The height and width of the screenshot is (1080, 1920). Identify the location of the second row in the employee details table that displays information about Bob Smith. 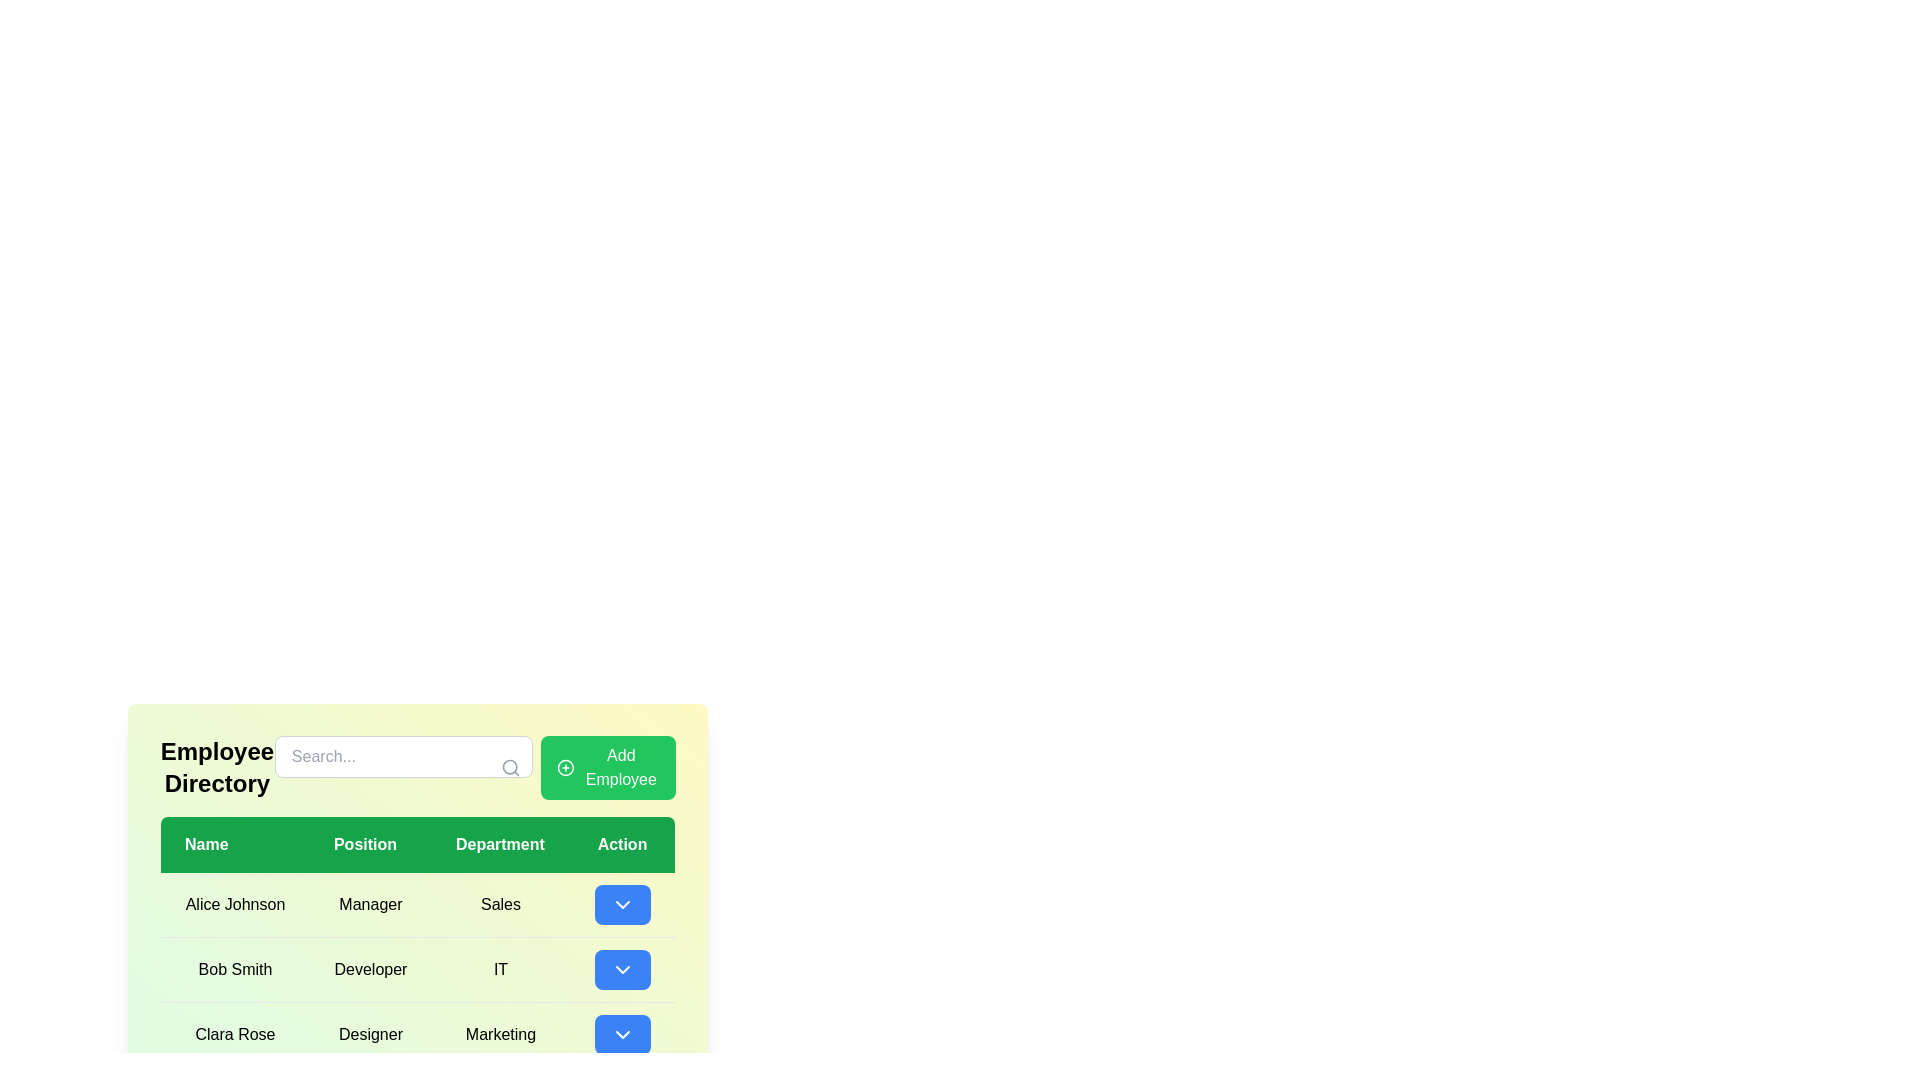
(416, 968).